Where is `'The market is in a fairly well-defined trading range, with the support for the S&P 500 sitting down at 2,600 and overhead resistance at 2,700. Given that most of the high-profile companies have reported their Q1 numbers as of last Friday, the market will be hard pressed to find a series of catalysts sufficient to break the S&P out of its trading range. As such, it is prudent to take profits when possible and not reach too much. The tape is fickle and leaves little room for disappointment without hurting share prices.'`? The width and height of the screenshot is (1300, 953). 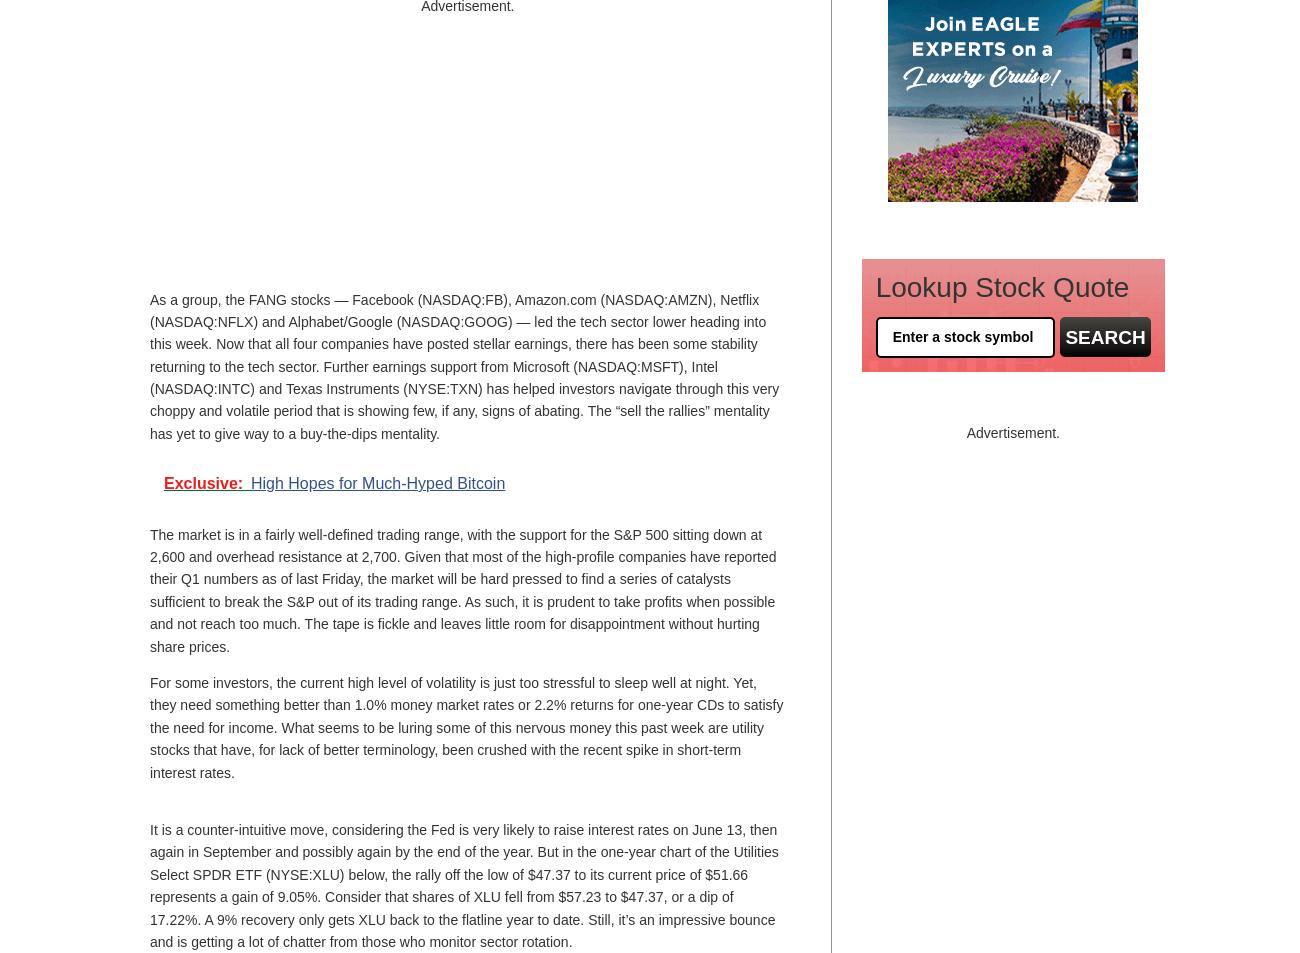
'The market is in a fairly well-defined trading range, with the support for the S&P 500 sitting down at 2,600 and overhead resistance at 2,700. Given that most of the high-profile companies have reported their Q1 numbers as of last Friday, the market will be hard pressed to find a series of catalysts sufficient to break the S&P out of its trading range. As such, it is prudent to take profits when possible and not reach too much. The tape is fickle and leaves little room for disappointment without hurting share prices.' is located at coordinates (462, 590).